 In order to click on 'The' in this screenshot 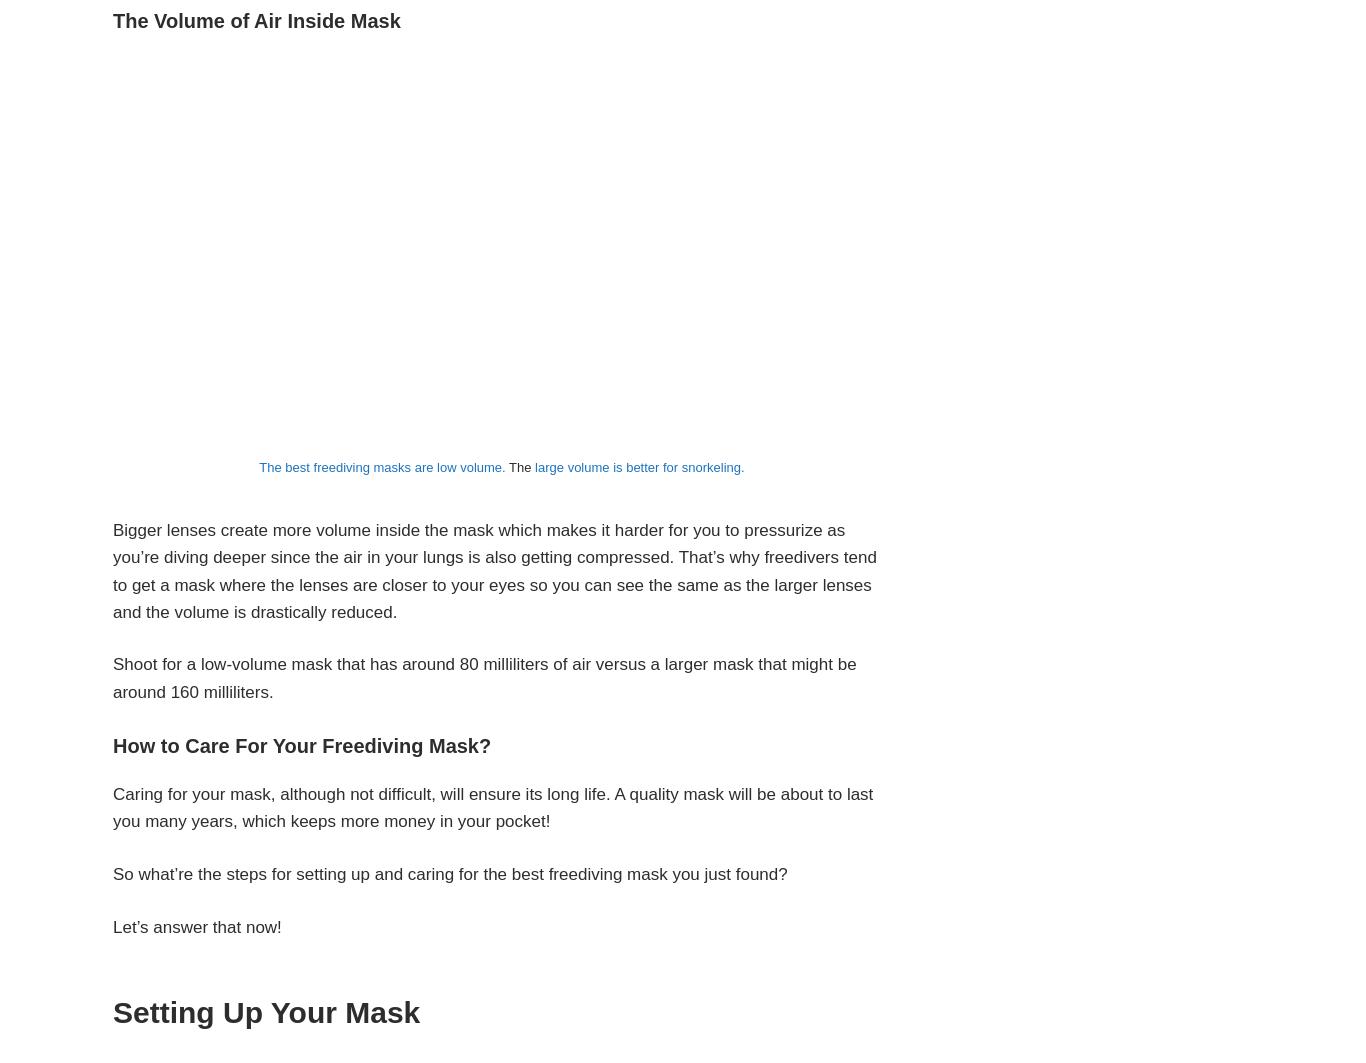, I will do `click(508, 466)`.